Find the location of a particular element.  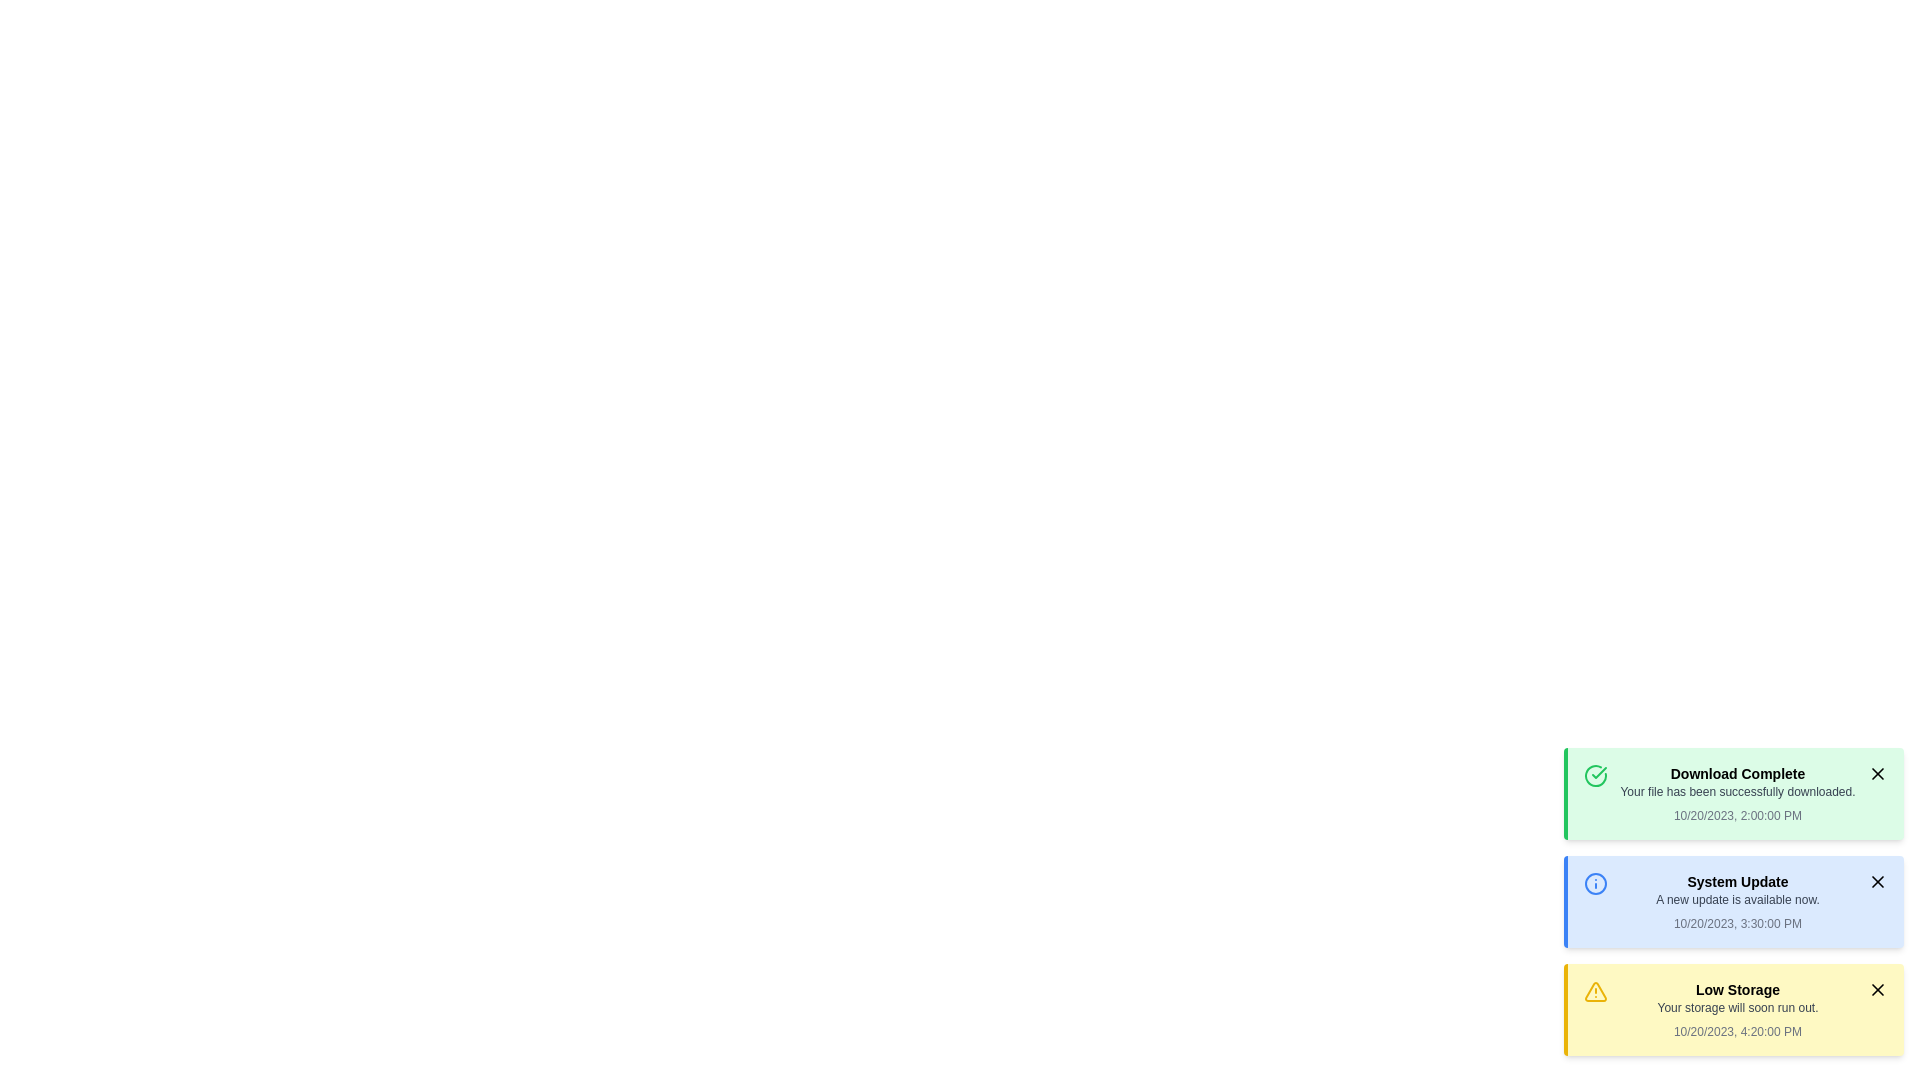

the green circular Decorative Icon with a checkmark located inside the 'Download Complete' notification box is located at coordinates (1595, 774).